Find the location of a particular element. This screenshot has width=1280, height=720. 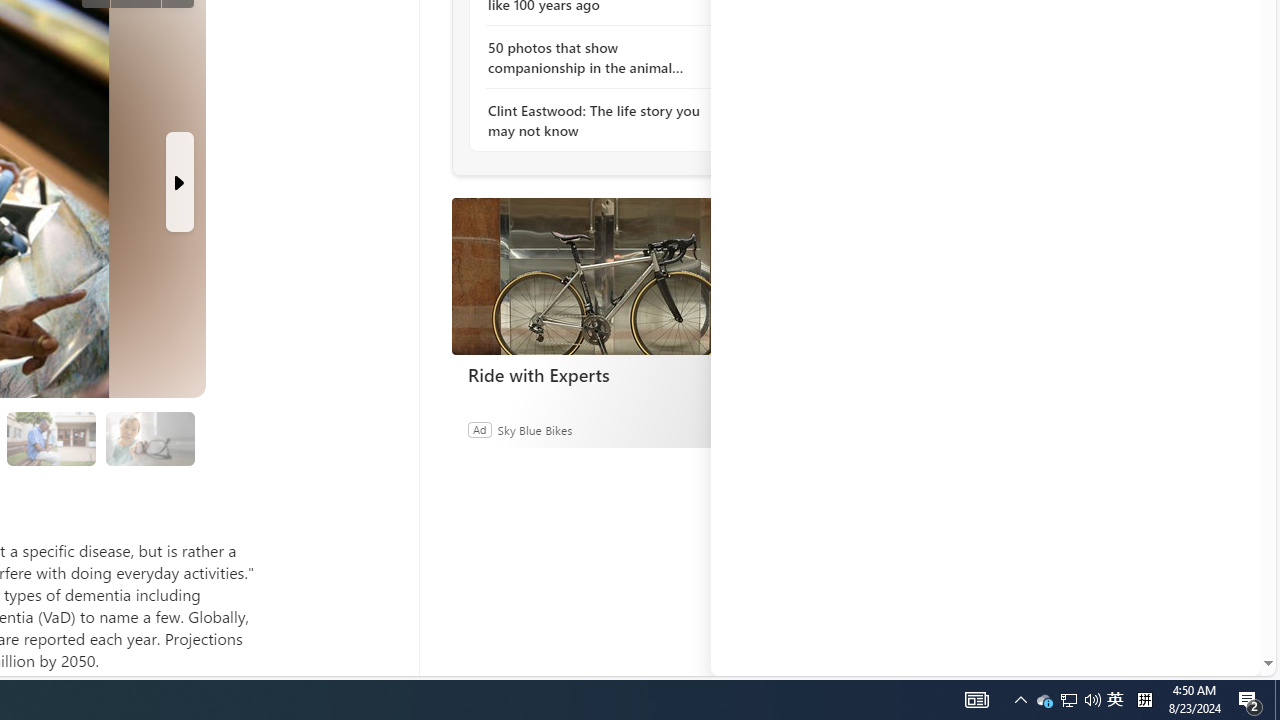

'Clint Eastwood: The life story you may not know' is located at coordinates (595, 120).